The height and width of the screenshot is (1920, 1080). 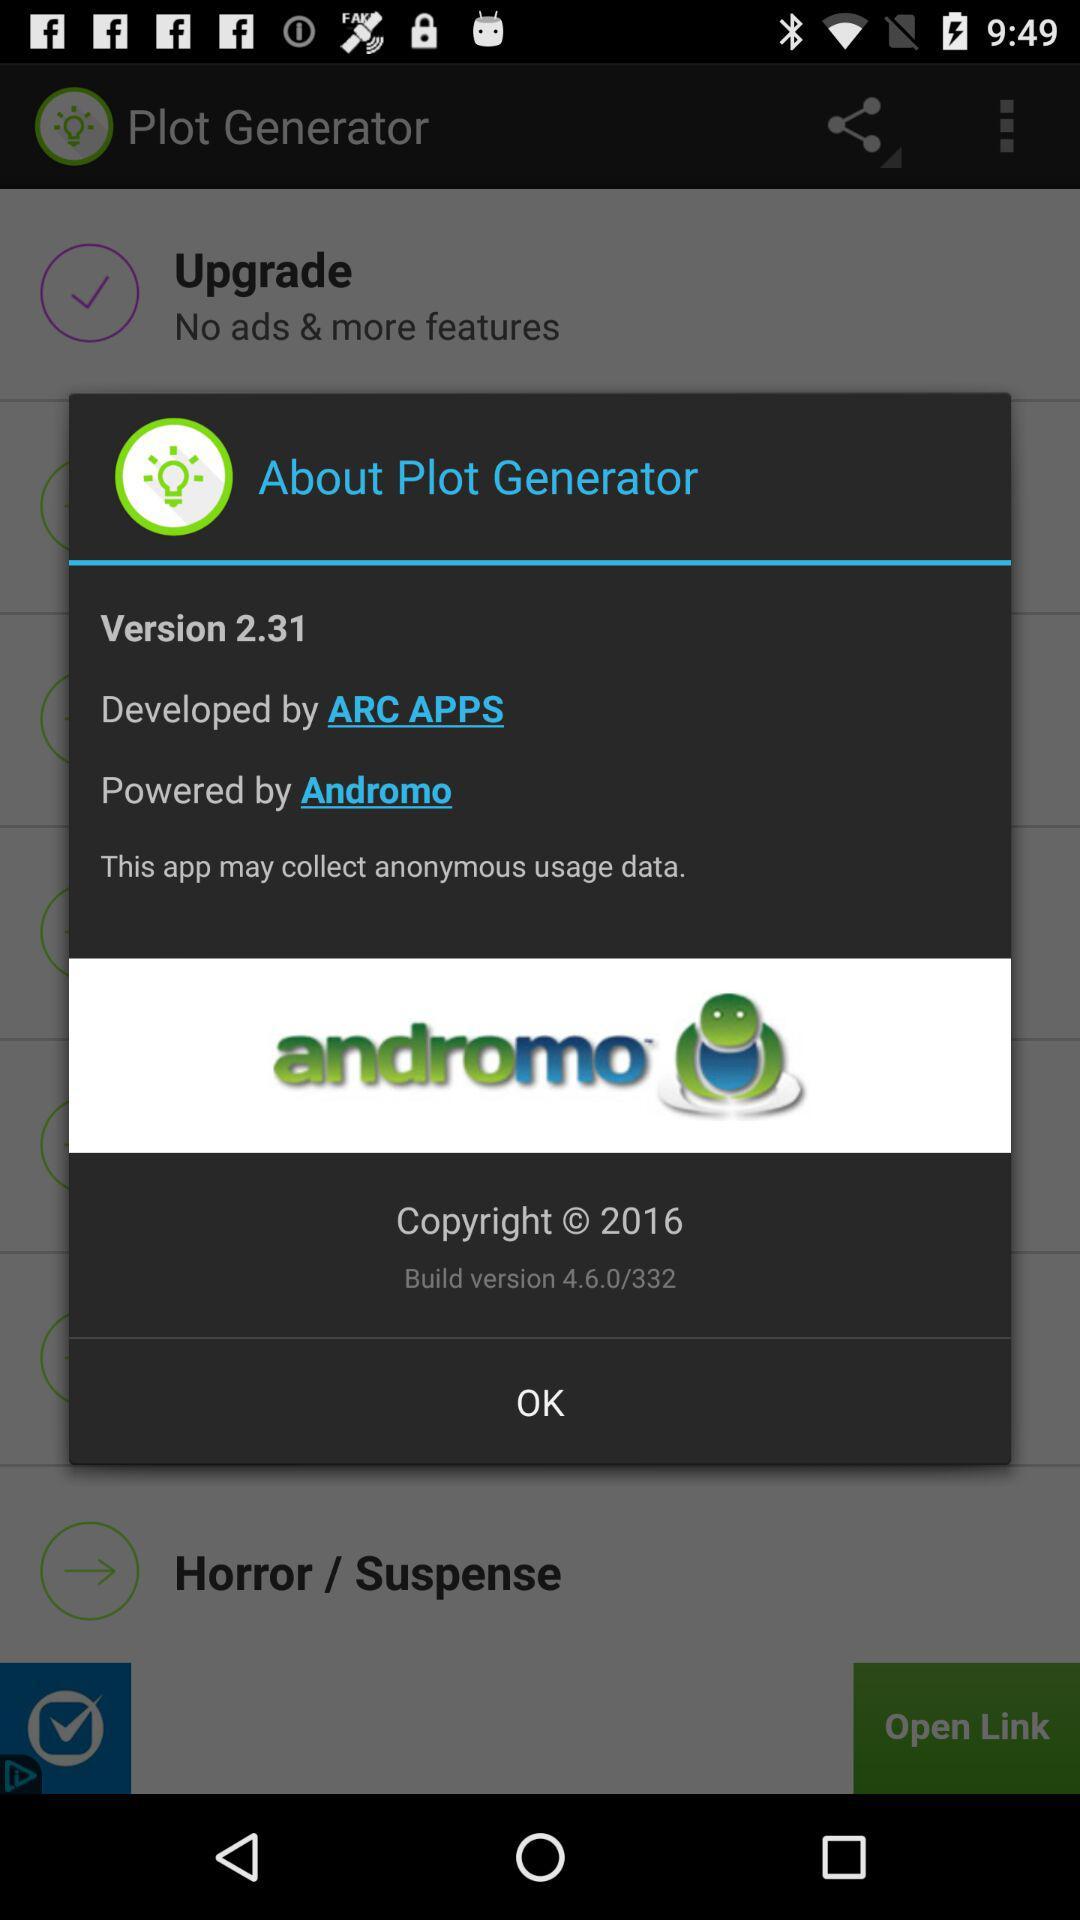 I want to click on the item at the bottom, so click(x=540, y=1400).